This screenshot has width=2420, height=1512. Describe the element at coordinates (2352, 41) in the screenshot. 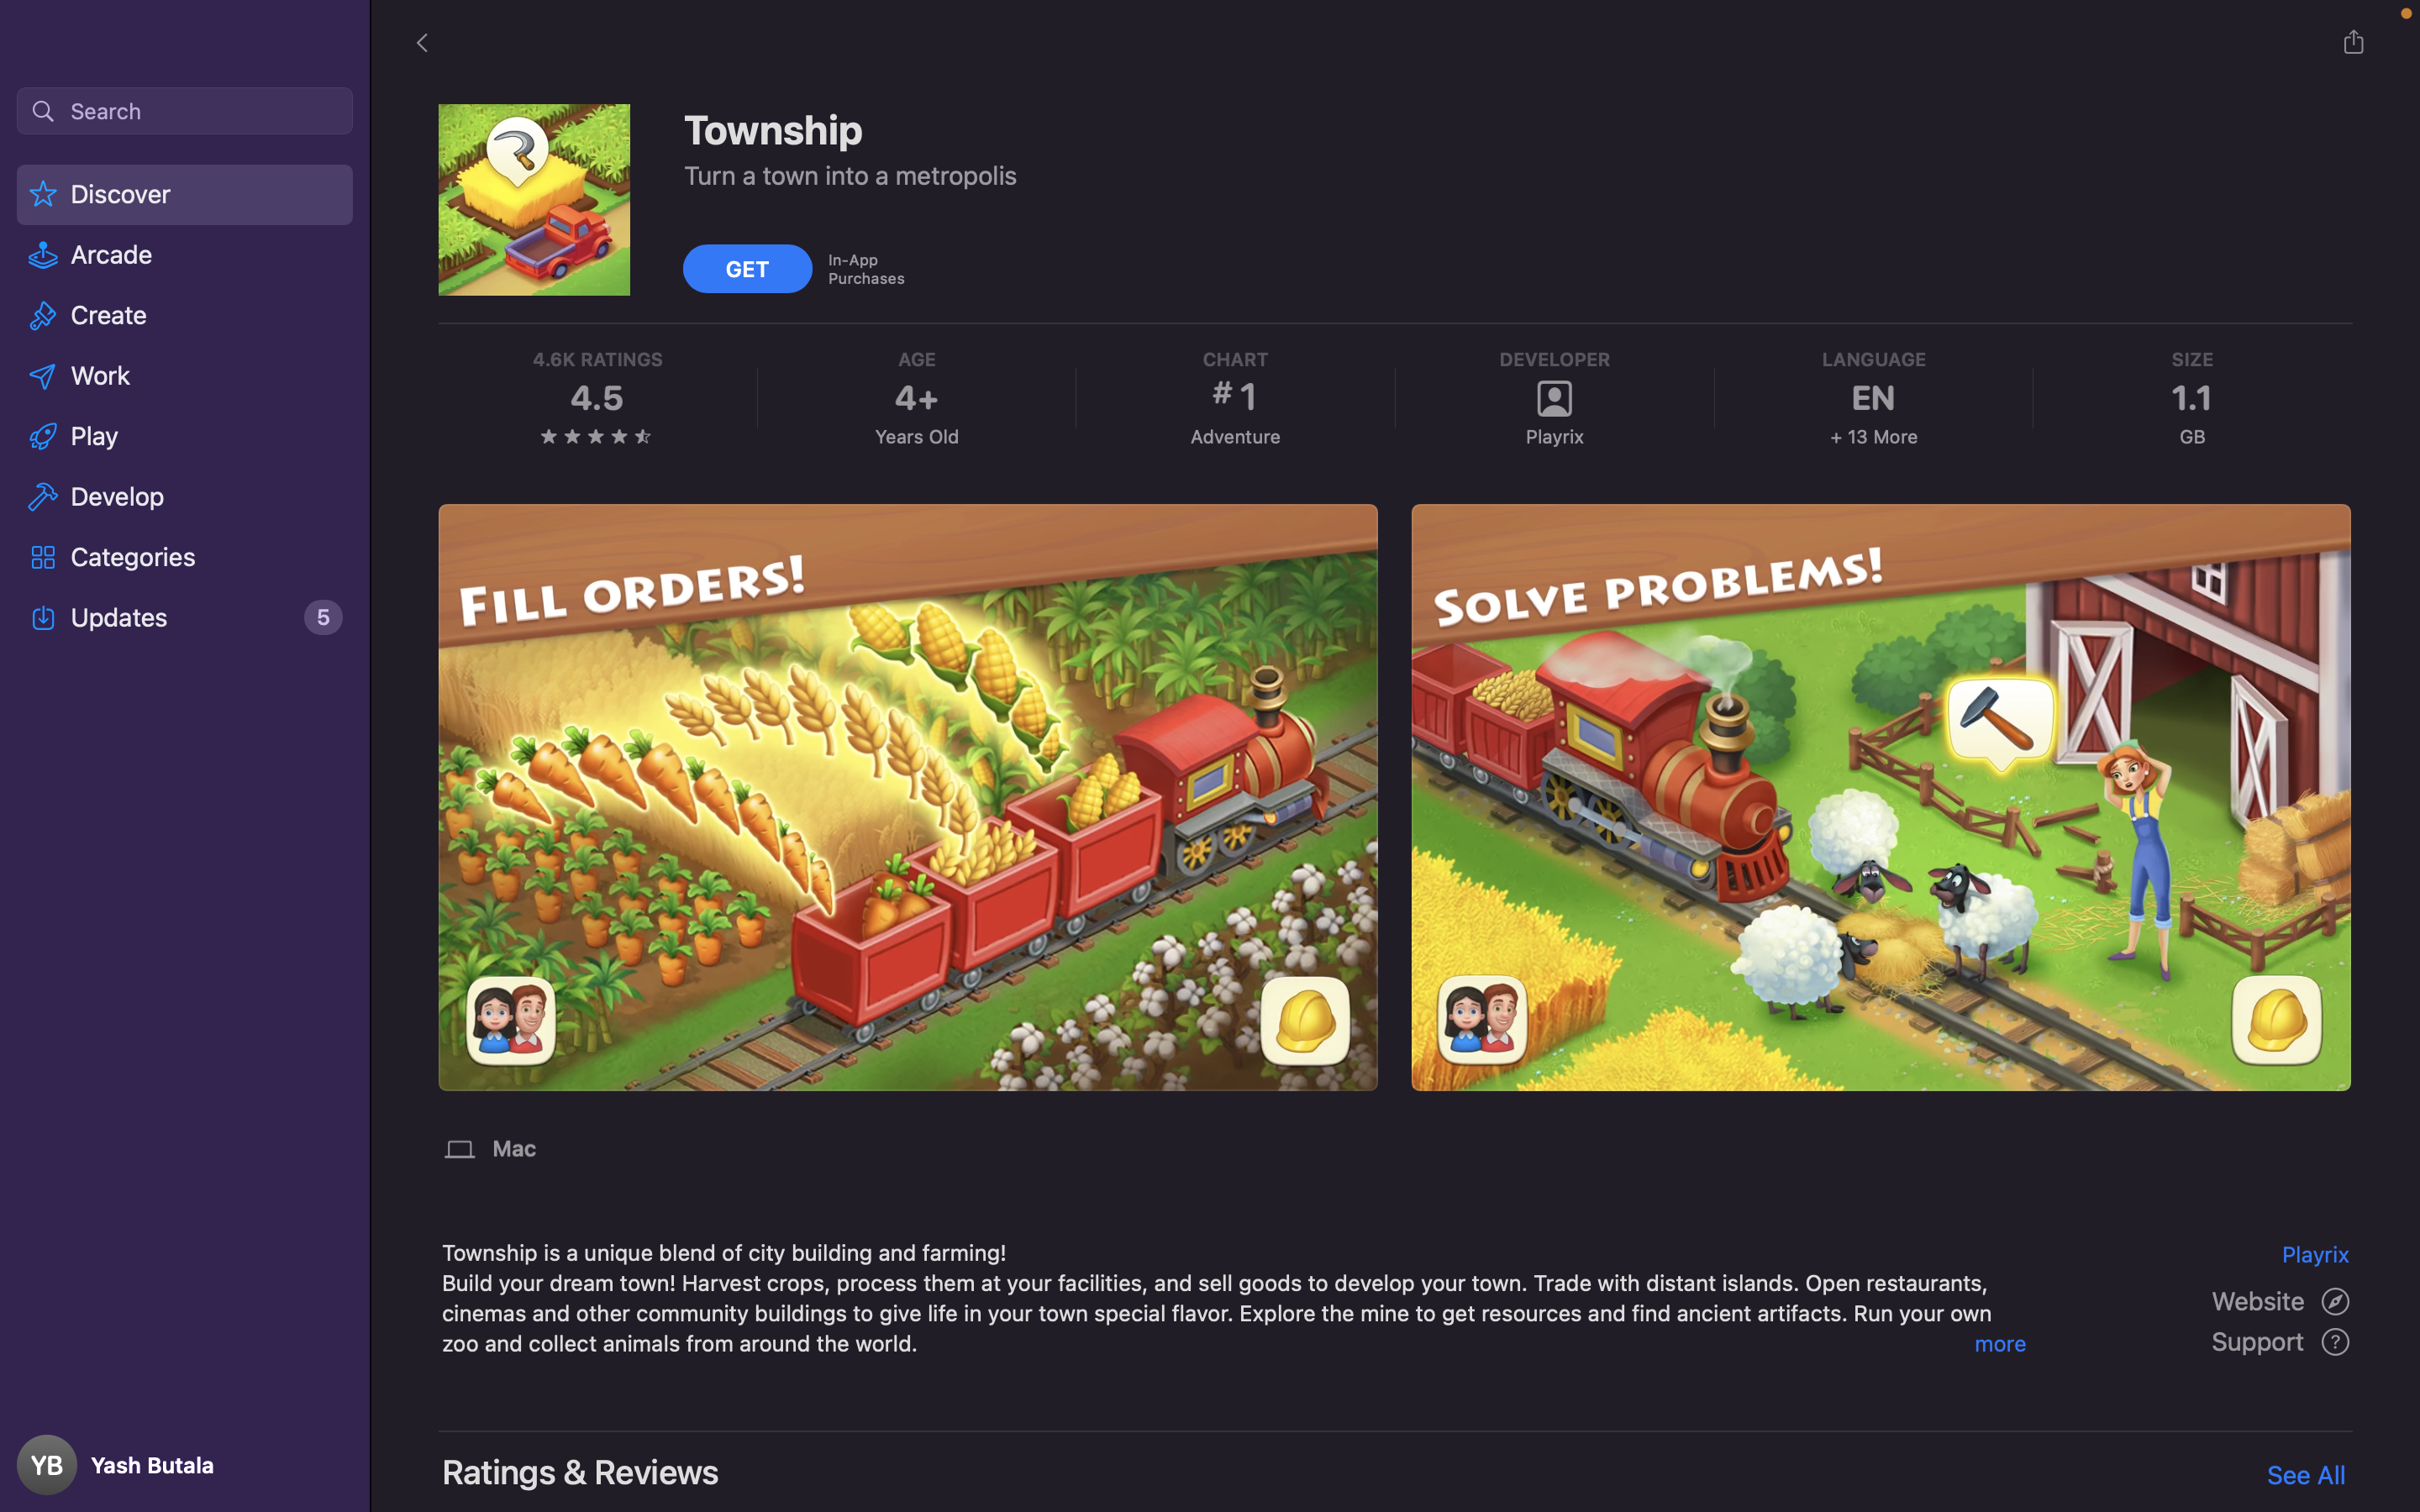

I see `Copy the link by clicking on the Share button` at that location.